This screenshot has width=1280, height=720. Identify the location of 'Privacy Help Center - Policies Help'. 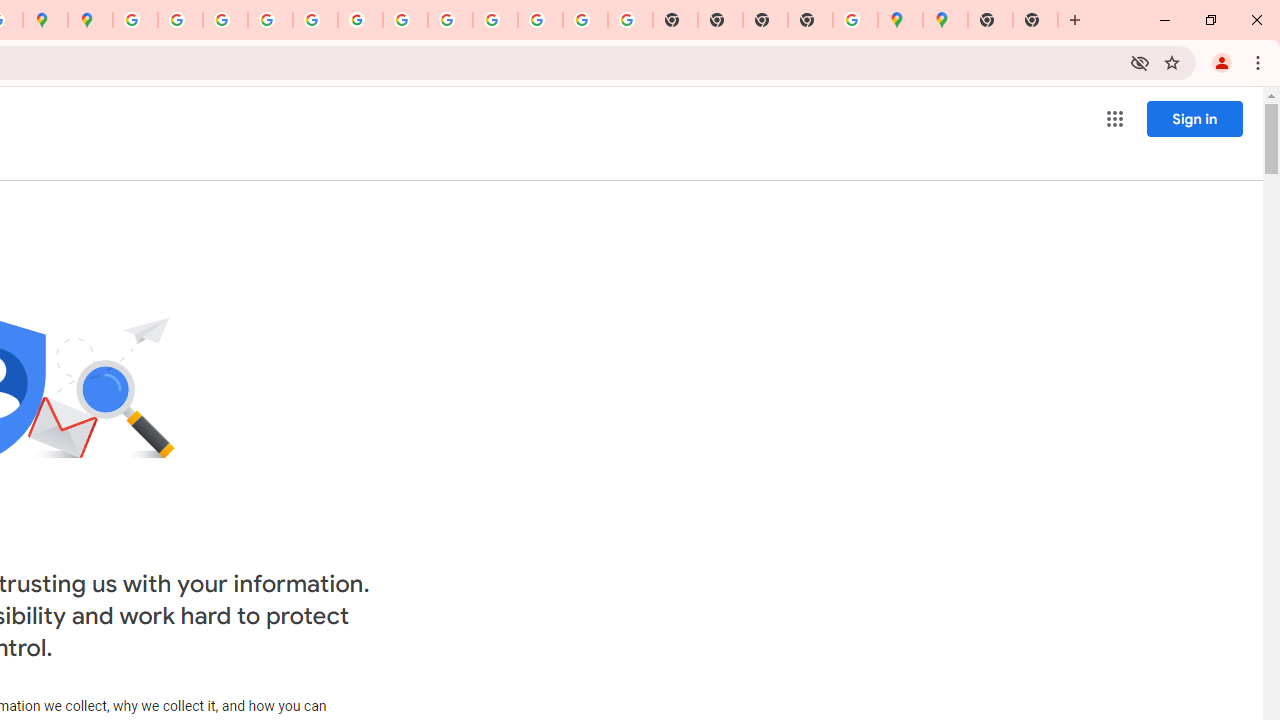
(269, 20).